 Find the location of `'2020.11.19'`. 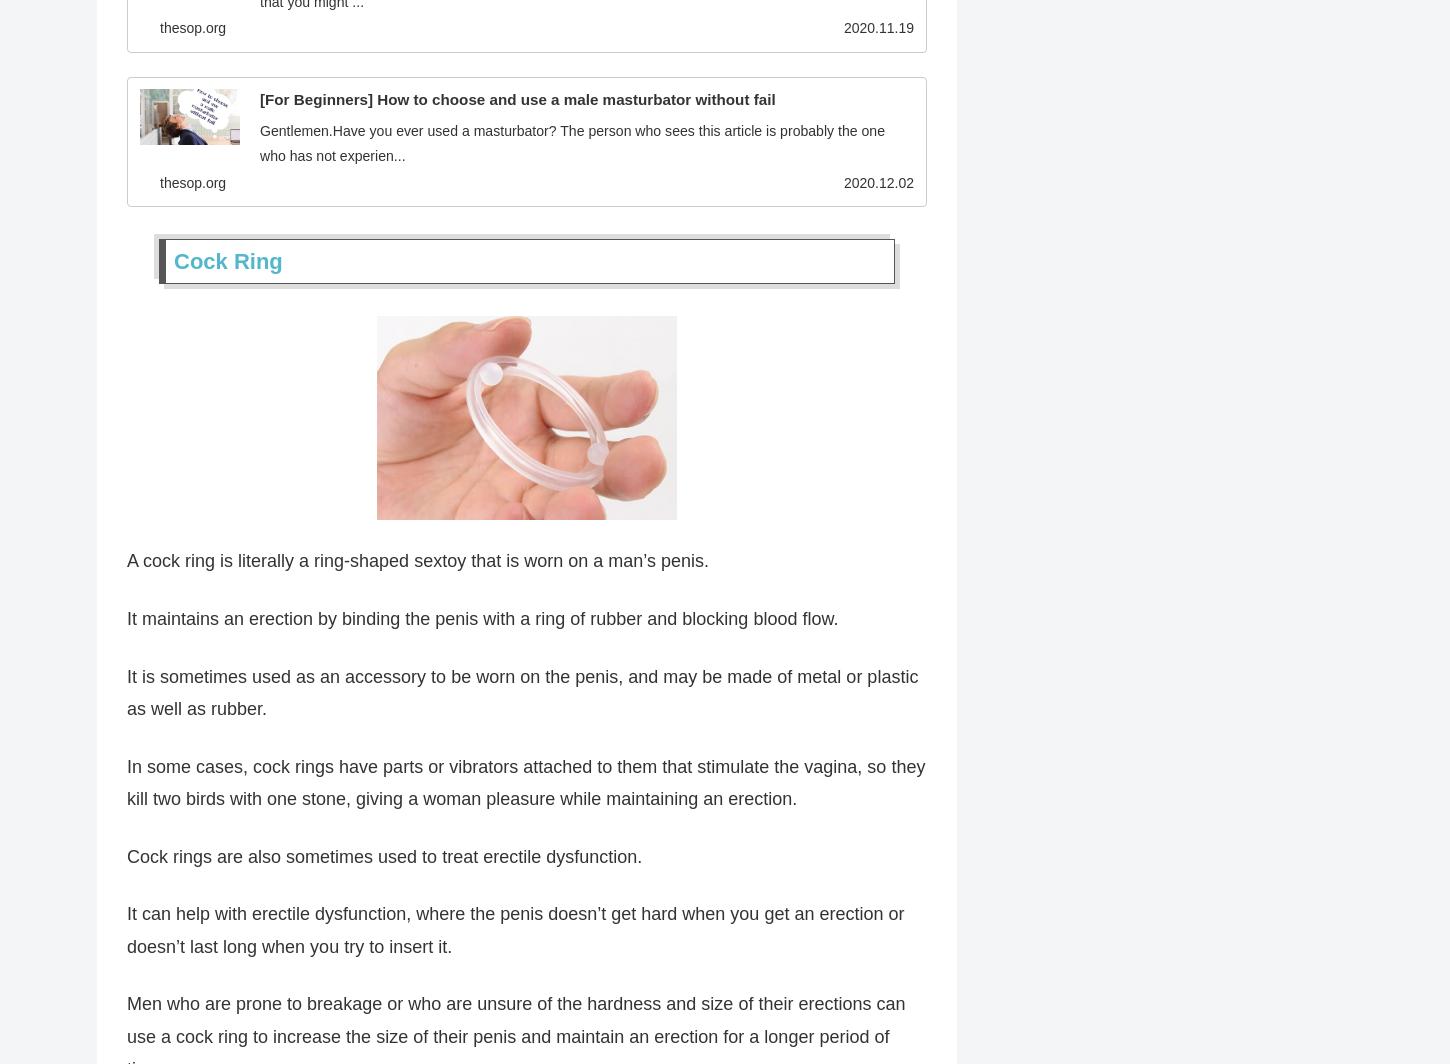

'2020.11.19' is located at coordinates (877, 30).